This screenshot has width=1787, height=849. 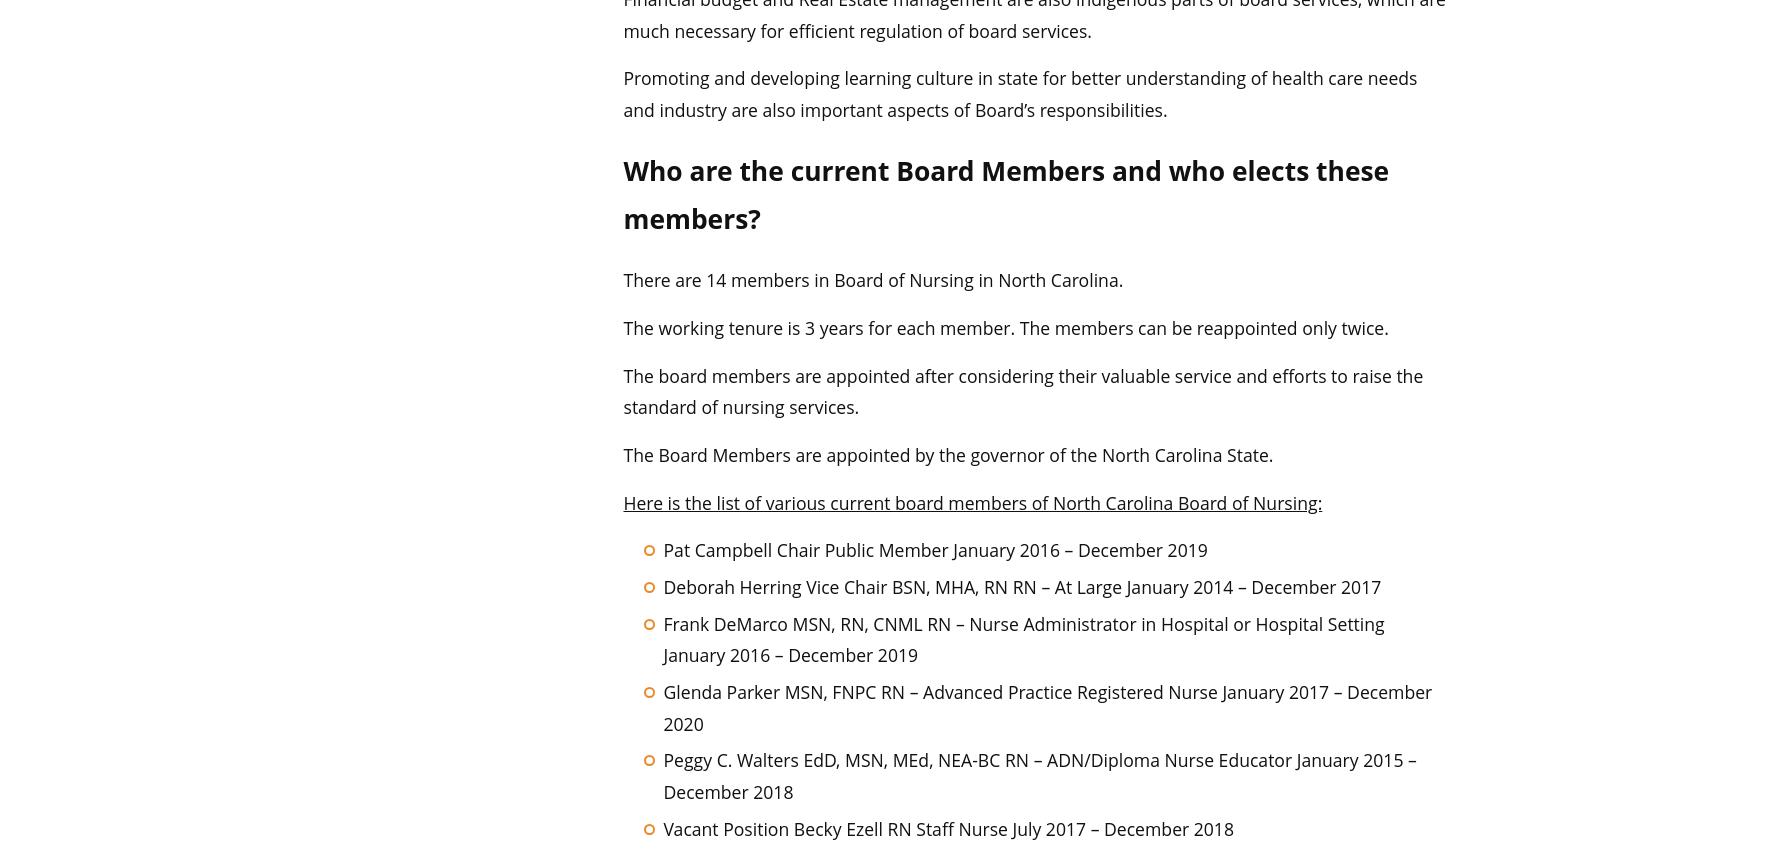 What do you see at coordinates (621, 193) in the screenshot?
I see `'Who are the current Board Members and who elects these members?'` at bounding box center [621, 193].